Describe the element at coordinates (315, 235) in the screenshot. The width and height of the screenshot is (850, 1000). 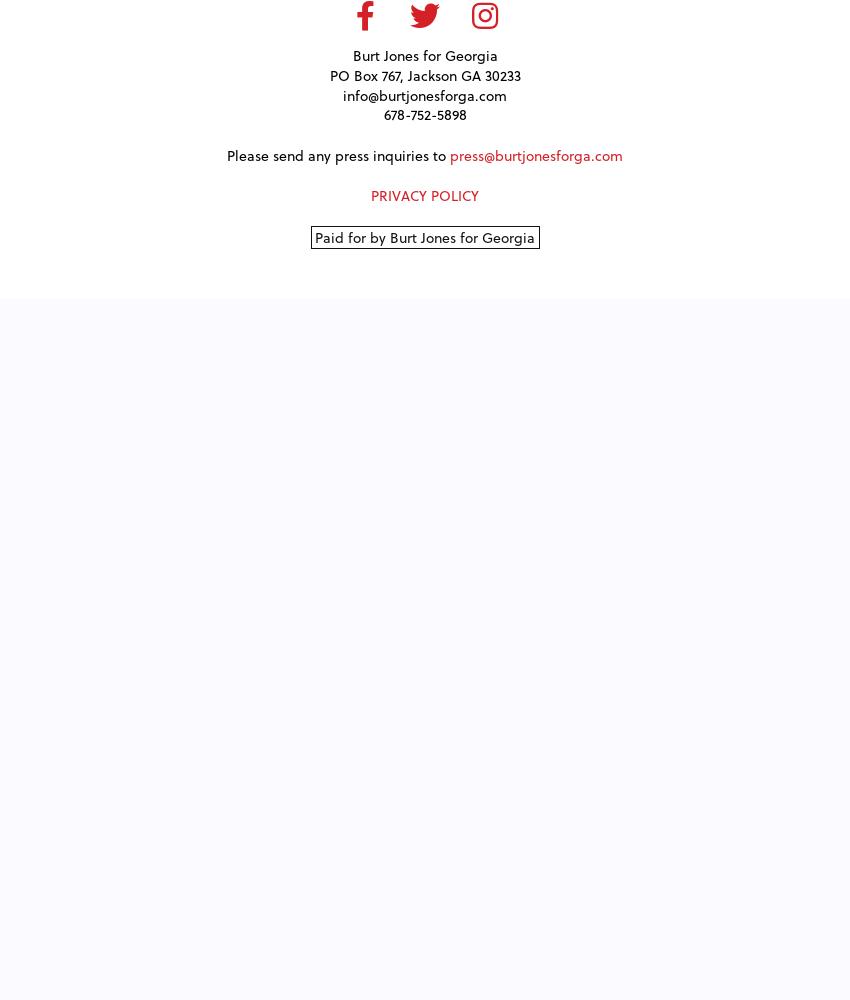
I see `'Paid for by Burt Jones for Georgia'` at that location.